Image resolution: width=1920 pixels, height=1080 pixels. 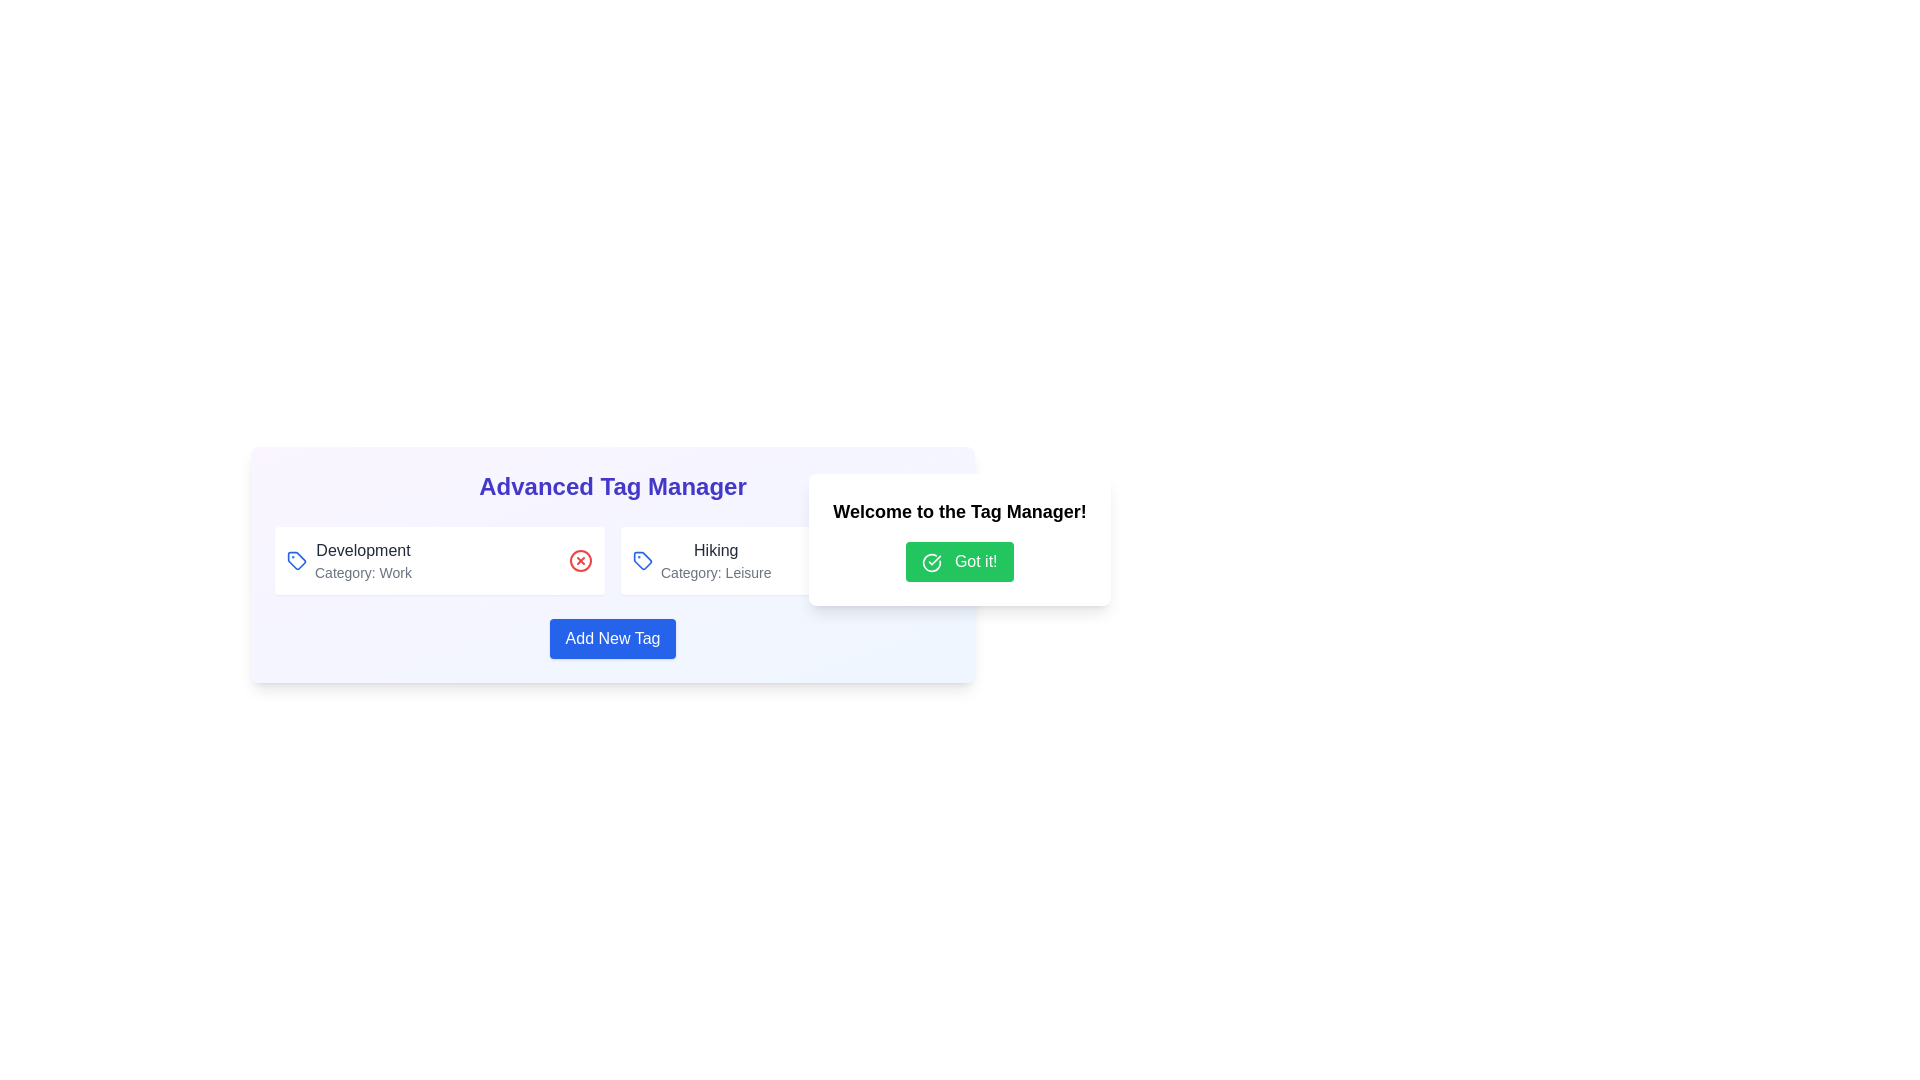 I want to click on the text label displaying 'Hiking', which is styled in medium-sized, dark-gray font and located in the middle section of the interface, adjacent to the 'Development' tag, so click(x=716, y=551).